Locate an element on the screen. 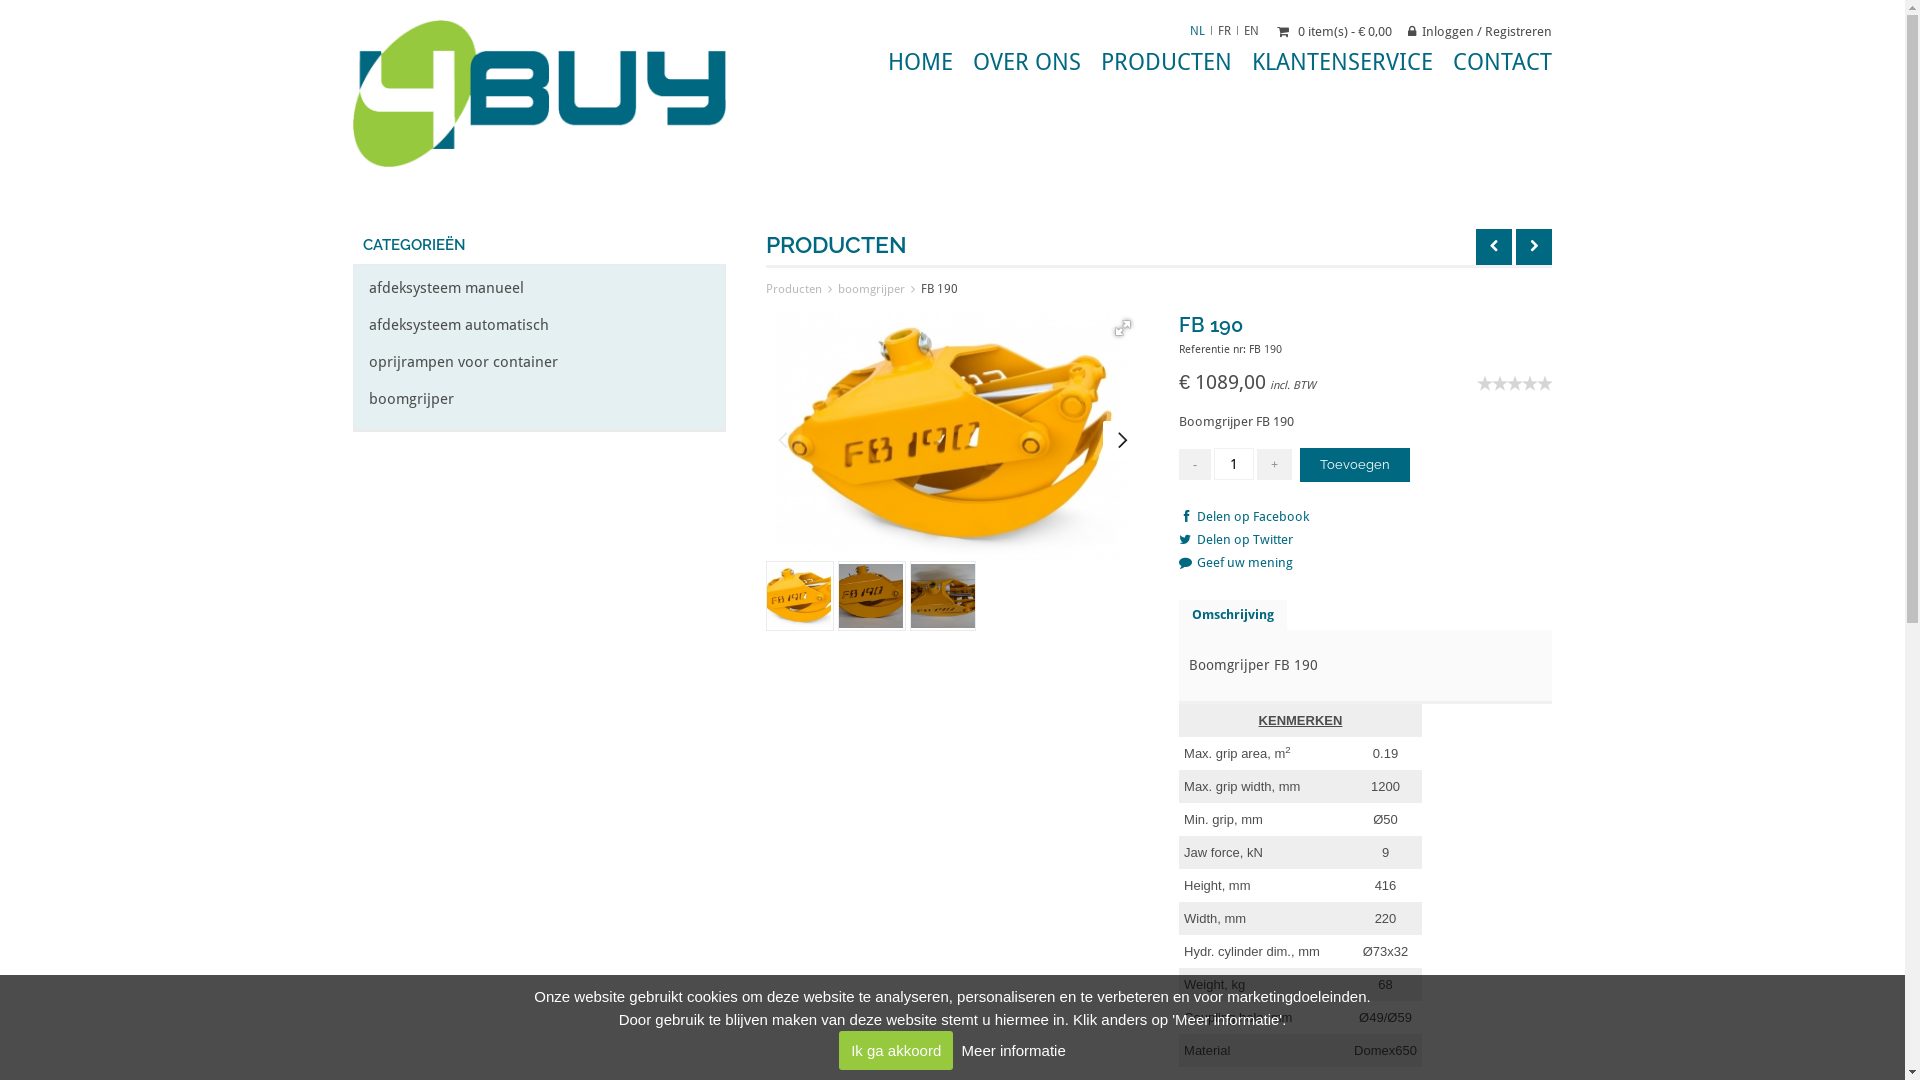 The width and height of the screenshot is (1920, 1080). 'Toevoegen' is located at coordinates (1354, 465).